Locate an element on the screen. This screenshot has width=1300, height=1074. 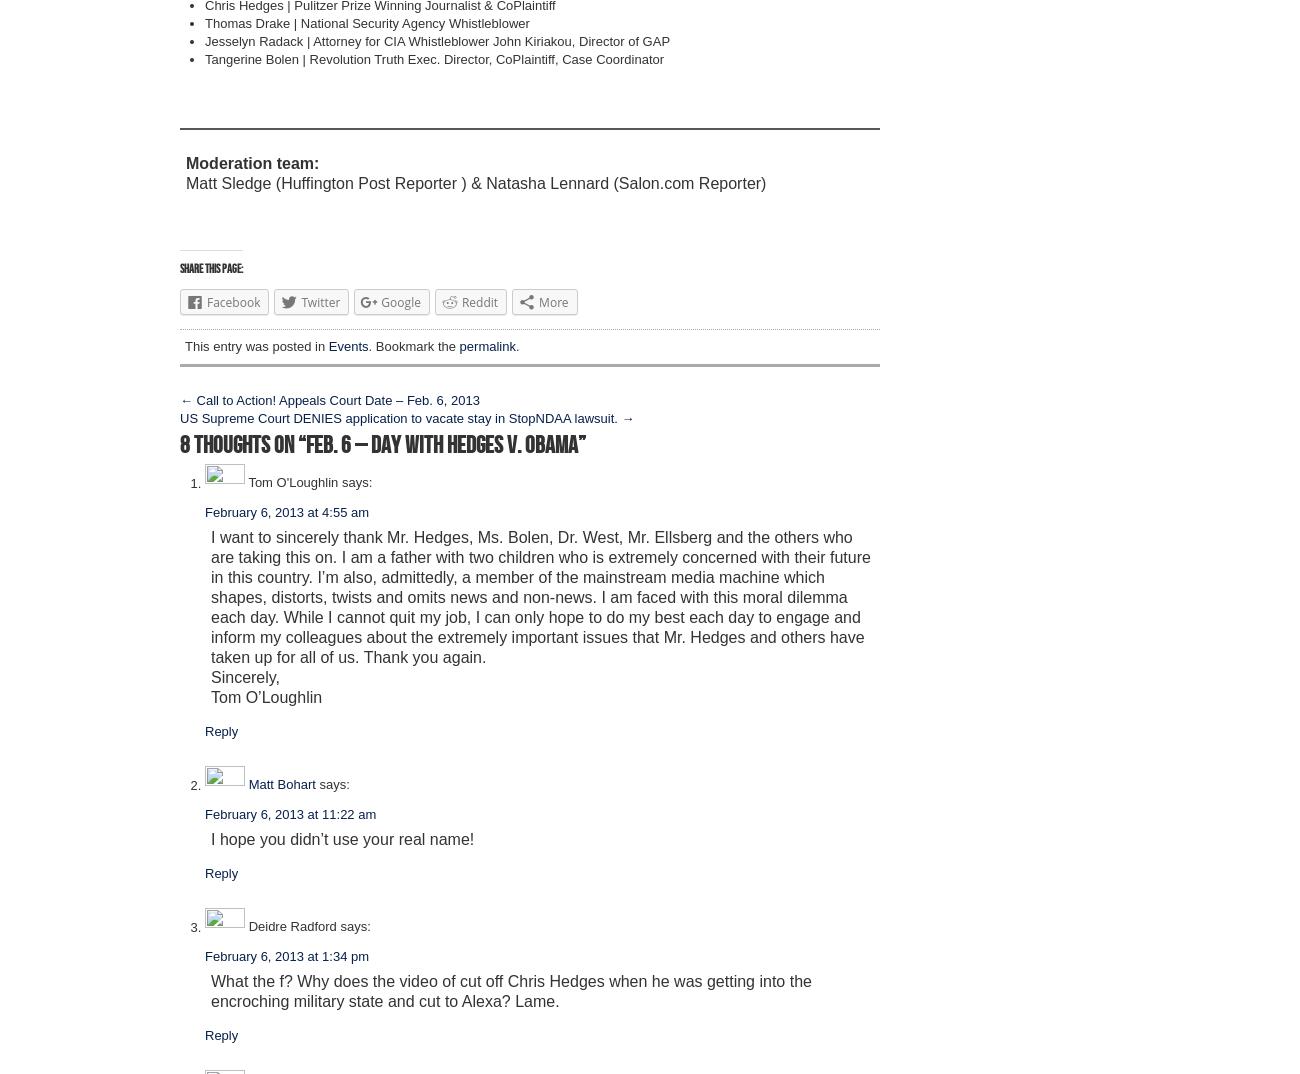
'Jesselyn Radack | Attorney for CIA Whistleblower John Kiriakou, Director of GAP' is located at coordinates (436, 40).